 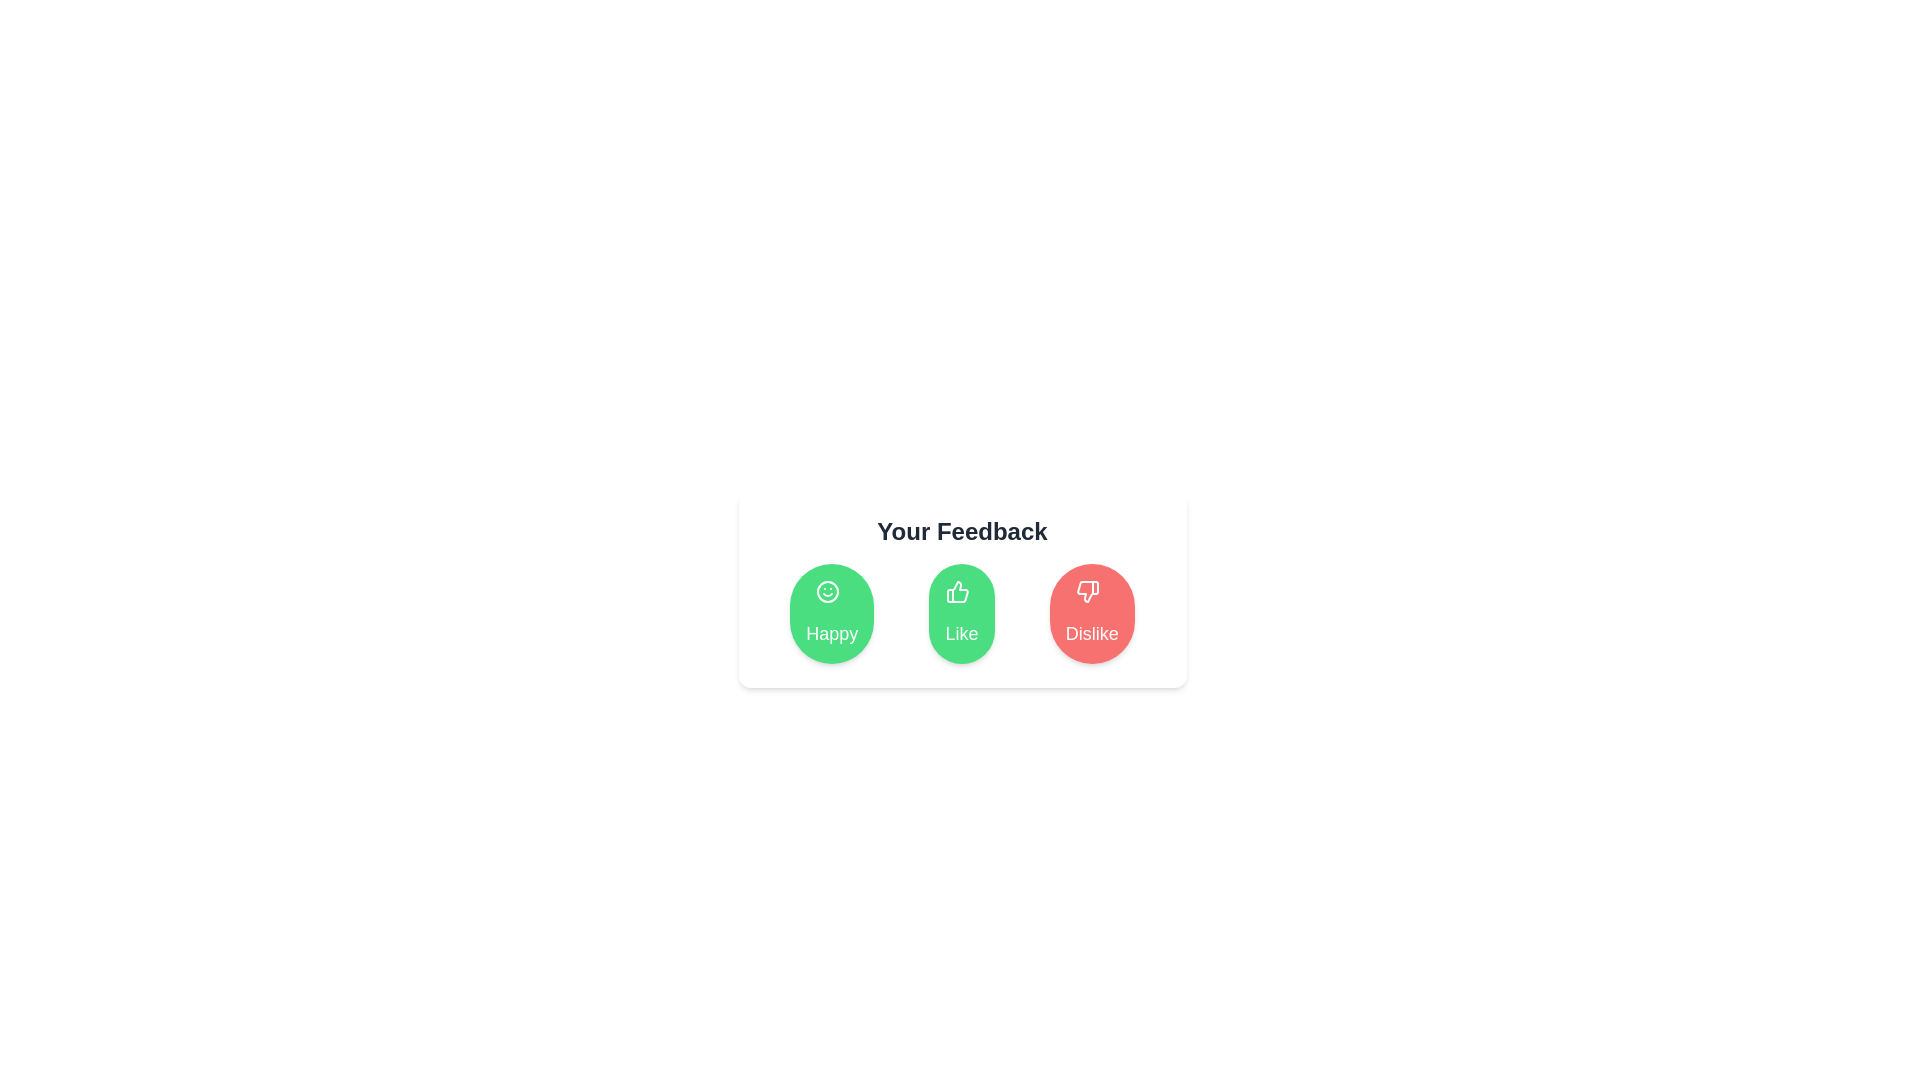 I want to click on the 'Dislike' button, so click(x=1090, y=612).